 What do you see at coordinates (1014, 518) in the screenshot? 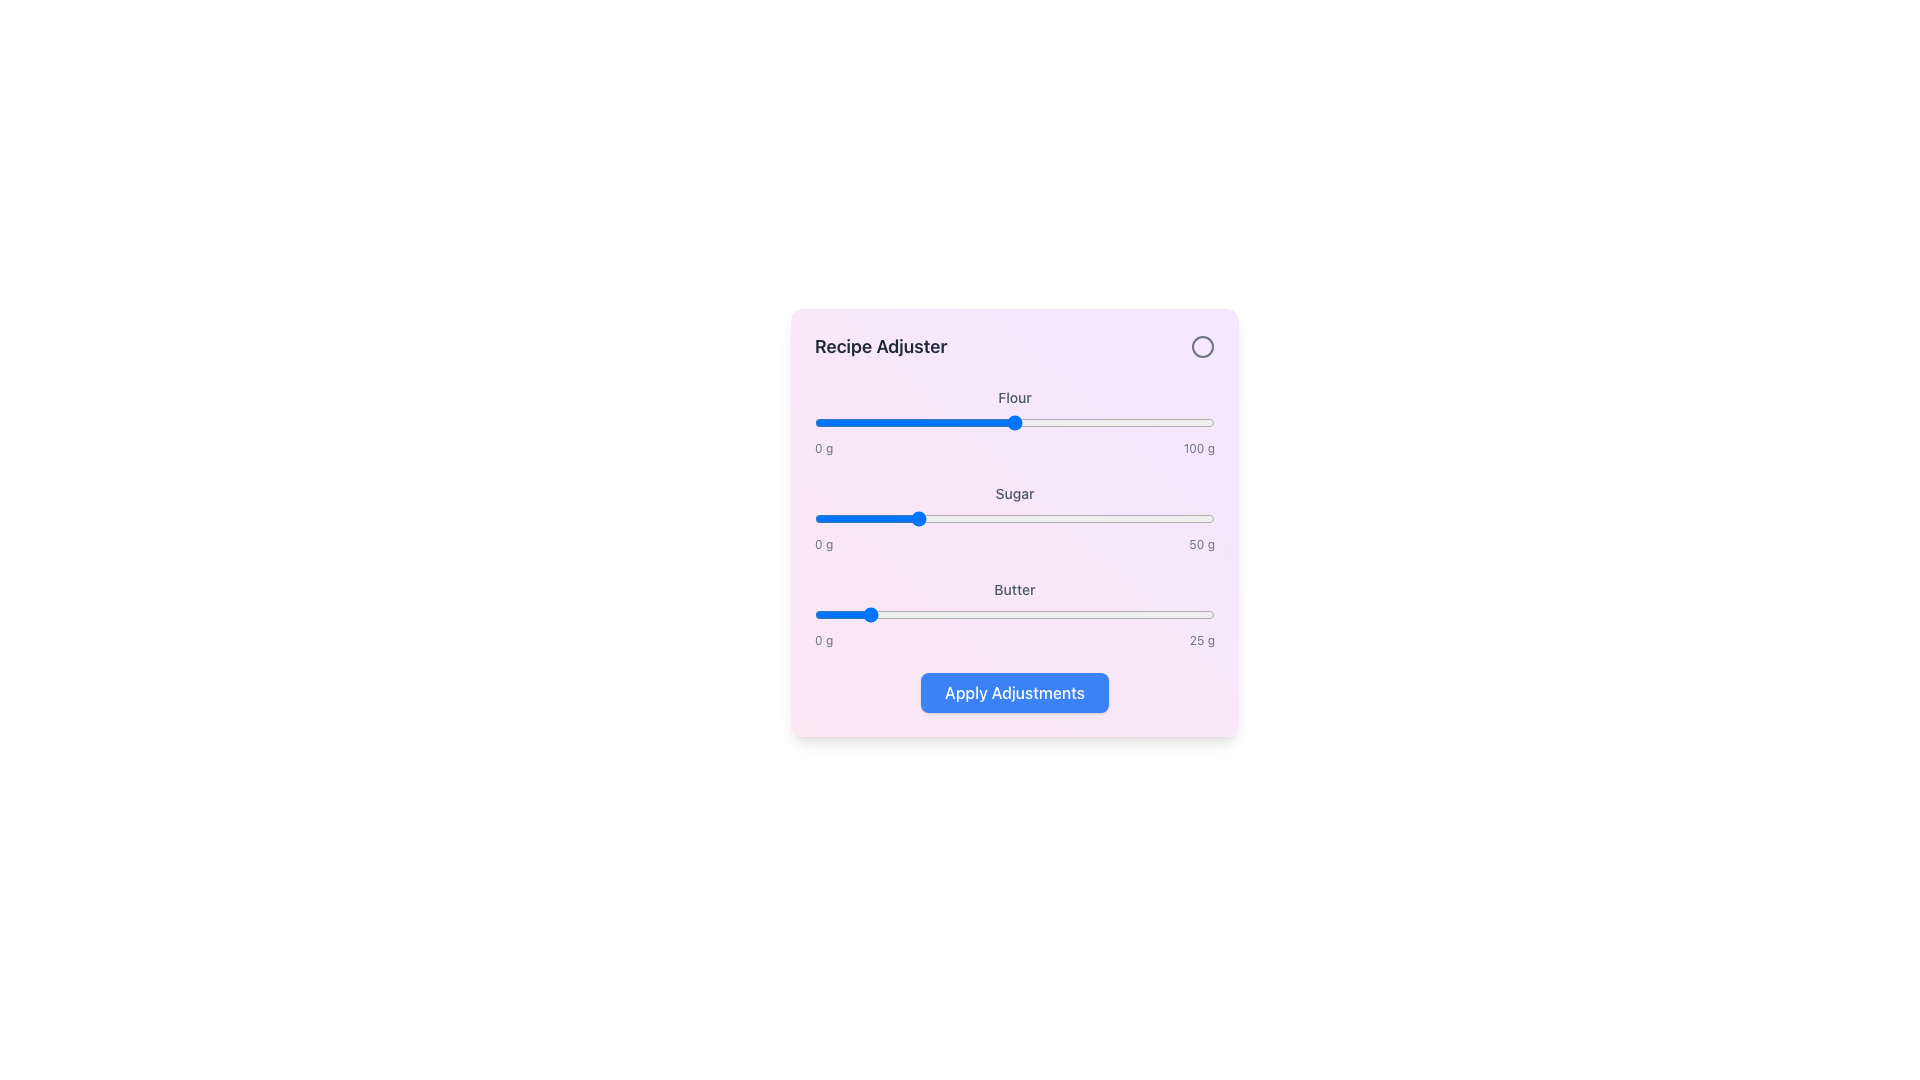
I see `the track of the Range Slider used to adjust sugar levels in the recipe, which is centrally positioned below the 'Sugar' label and above the '0 g' and '50 g' markers` at bounding box center [1014, 518].